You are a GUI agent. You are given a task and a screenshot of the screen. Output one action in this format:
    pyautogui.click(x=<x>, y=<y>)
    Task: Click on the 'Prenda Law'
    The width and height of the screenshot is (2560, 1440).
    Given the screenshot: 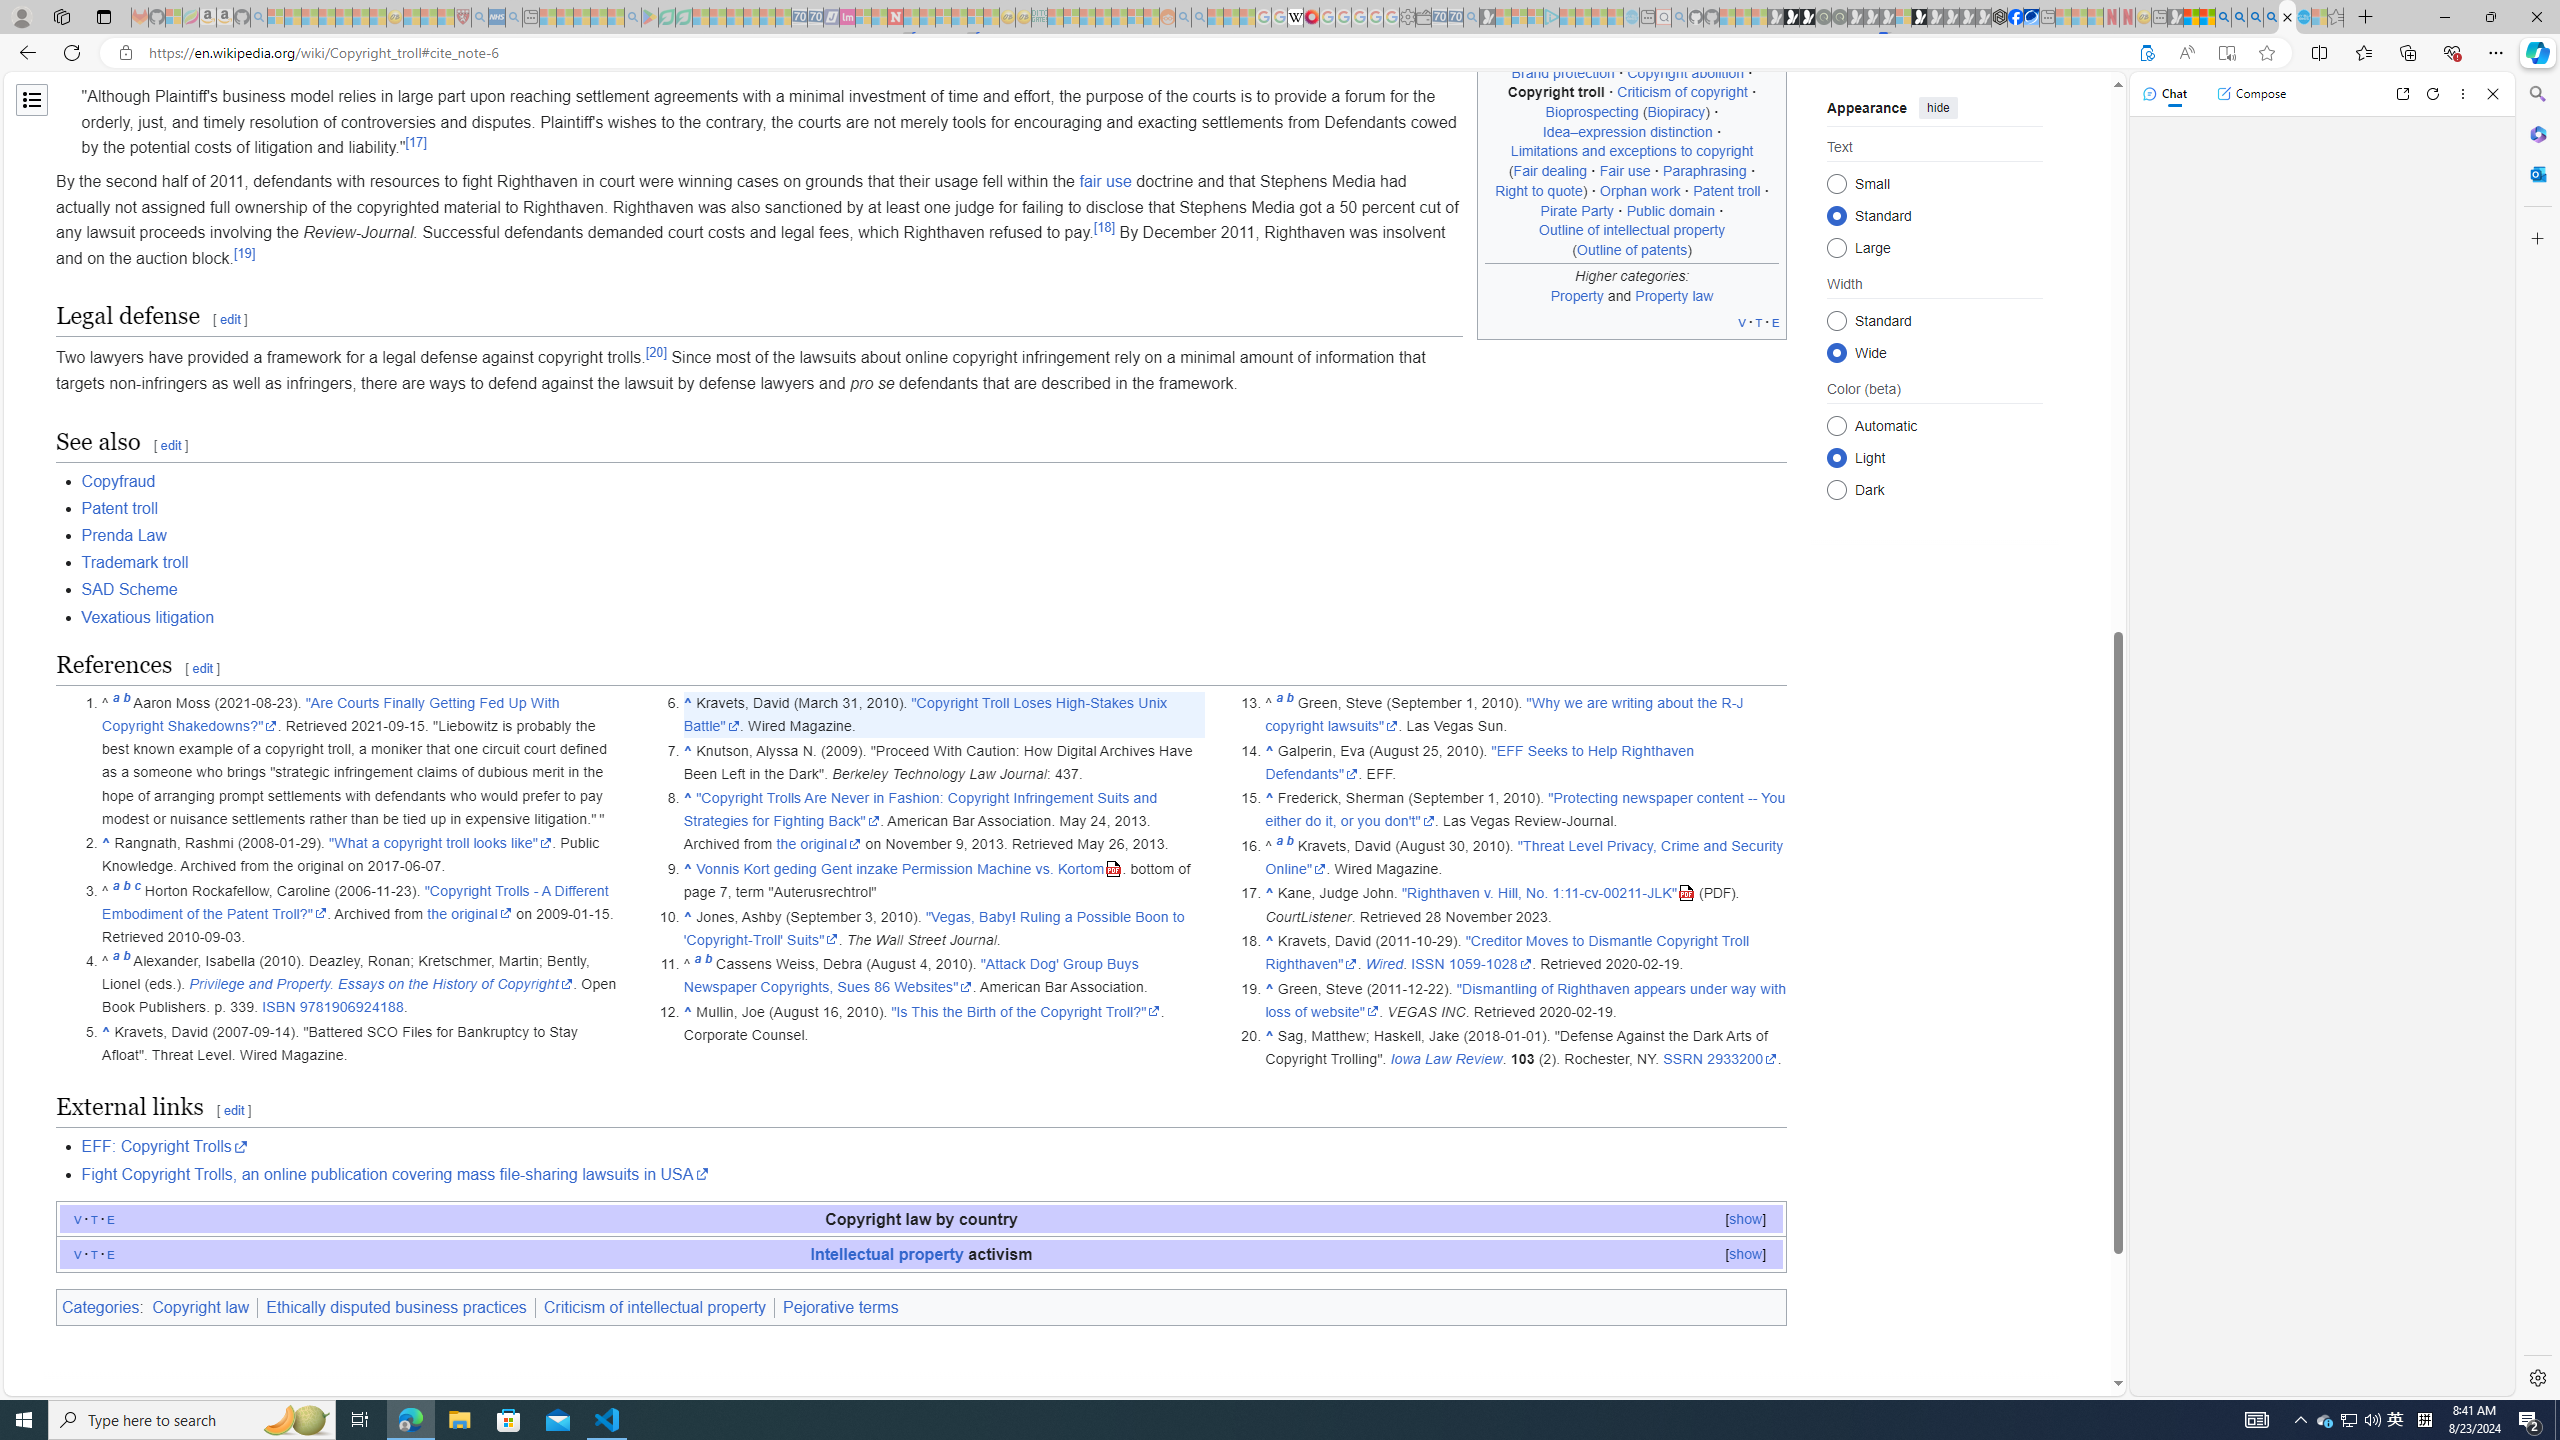 What is the action you would take?
    pyautogui.click(x=123, y=535)
    